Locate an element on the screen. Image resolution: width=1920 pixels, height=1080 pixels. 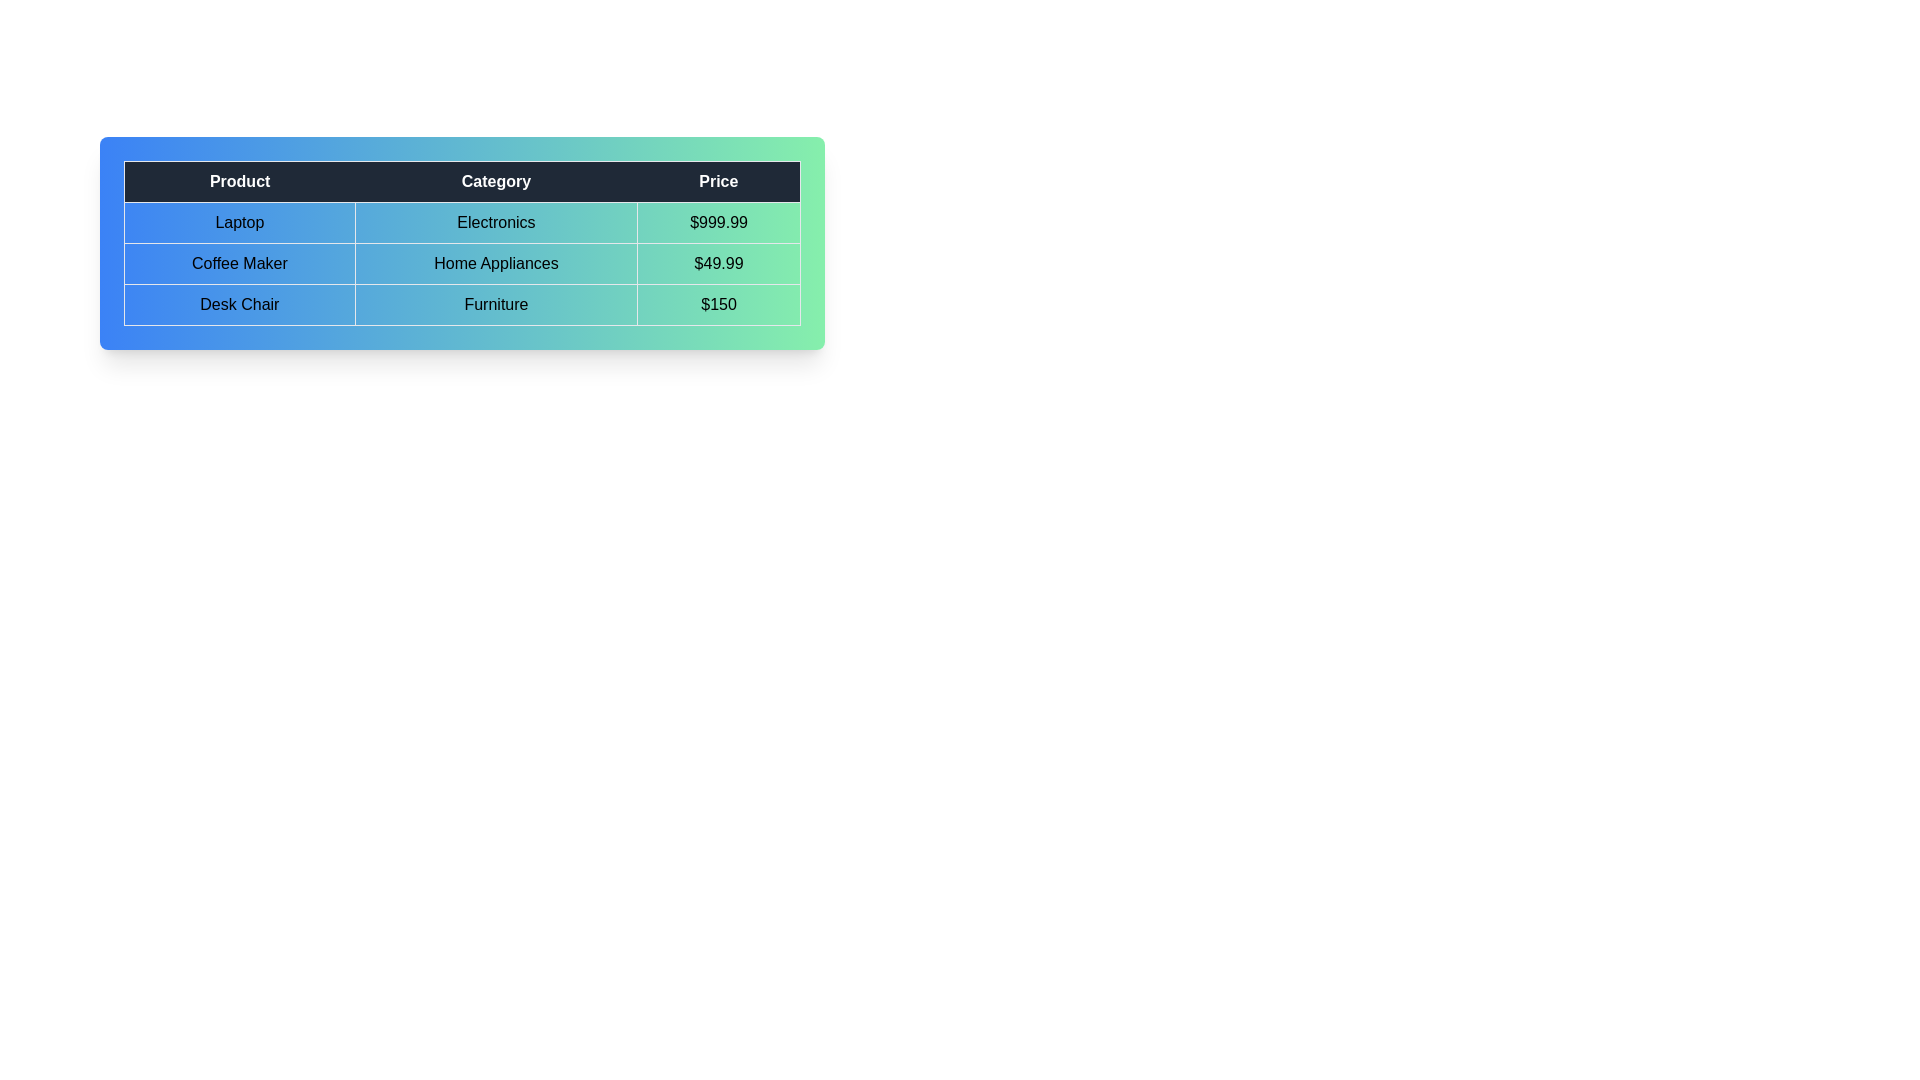
the first row of the table containing the text 'Laptop', 'Electronics', and '$999.99', which is structured with three sections under the respective headers is located at coordinates (461, 223).